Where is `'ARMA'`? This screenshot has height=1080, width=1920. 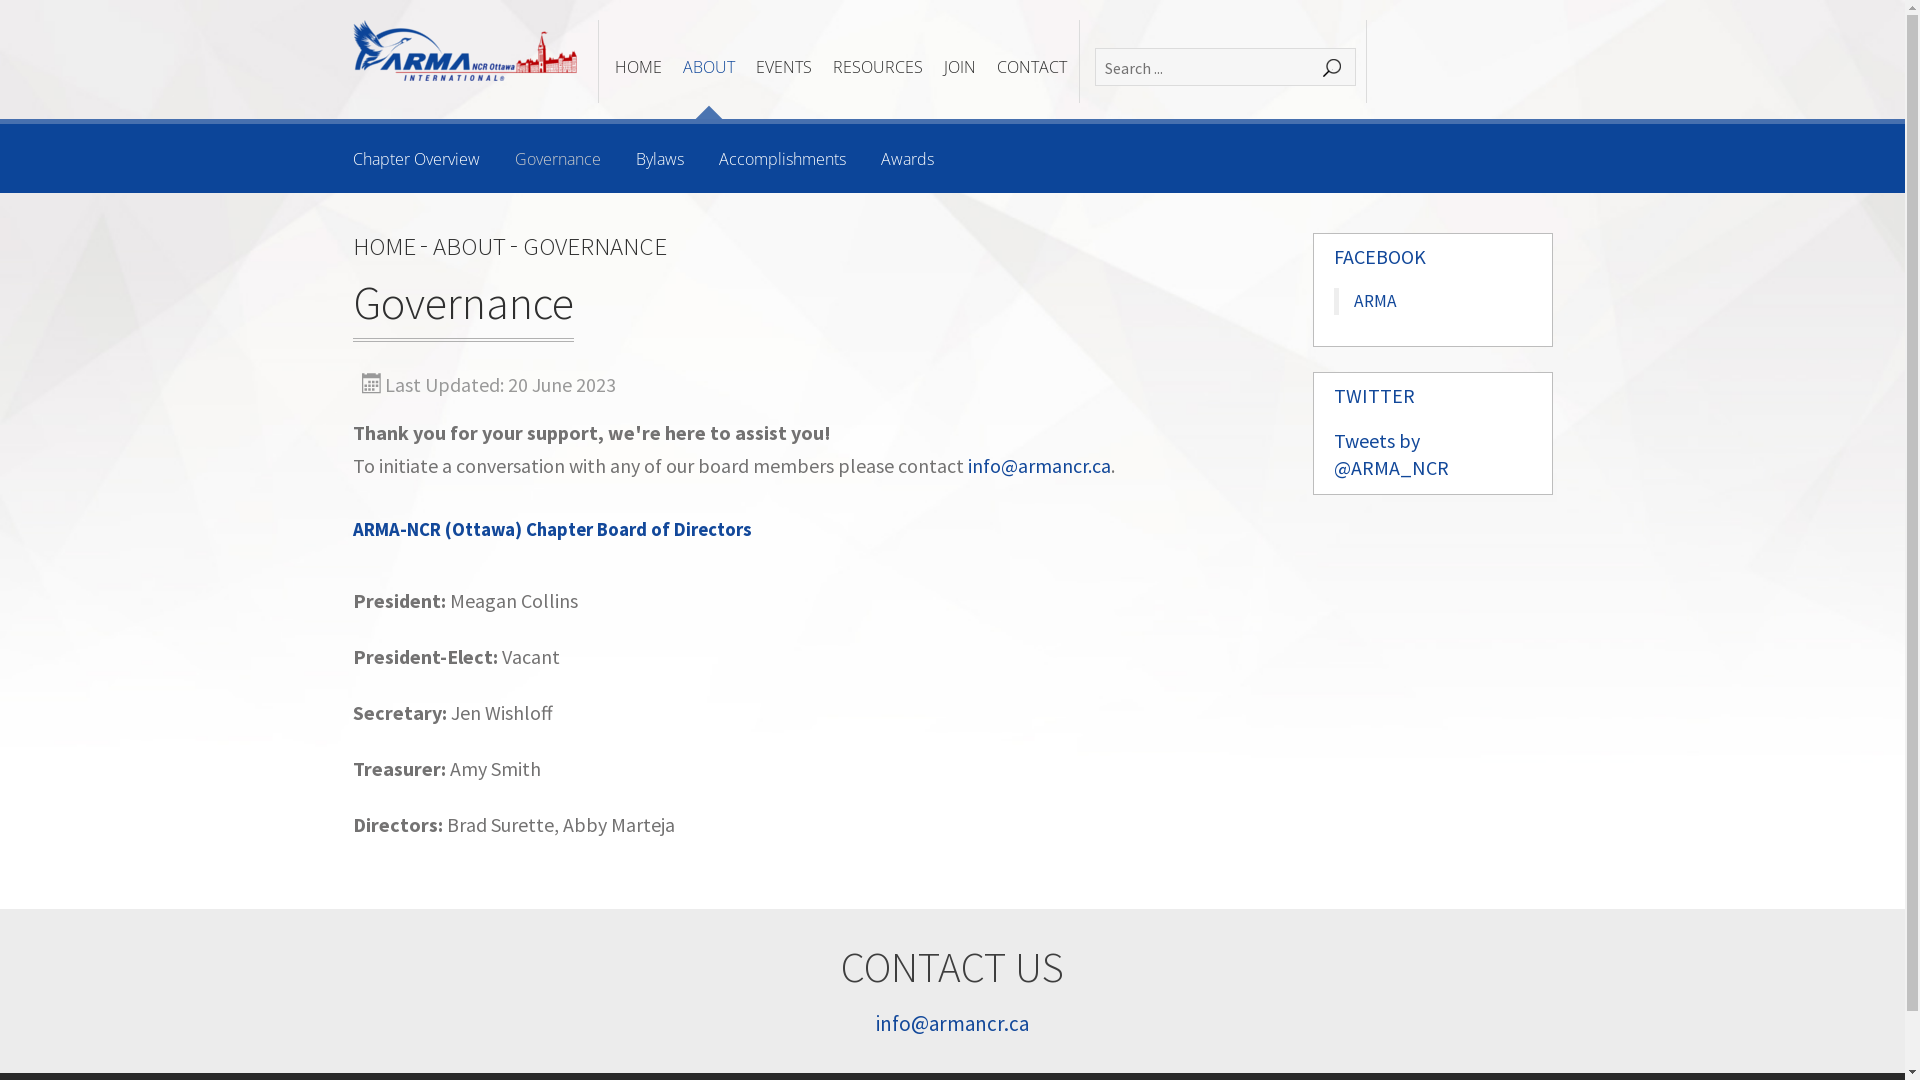
'ARMA' is located at coordinates (1374, 300).